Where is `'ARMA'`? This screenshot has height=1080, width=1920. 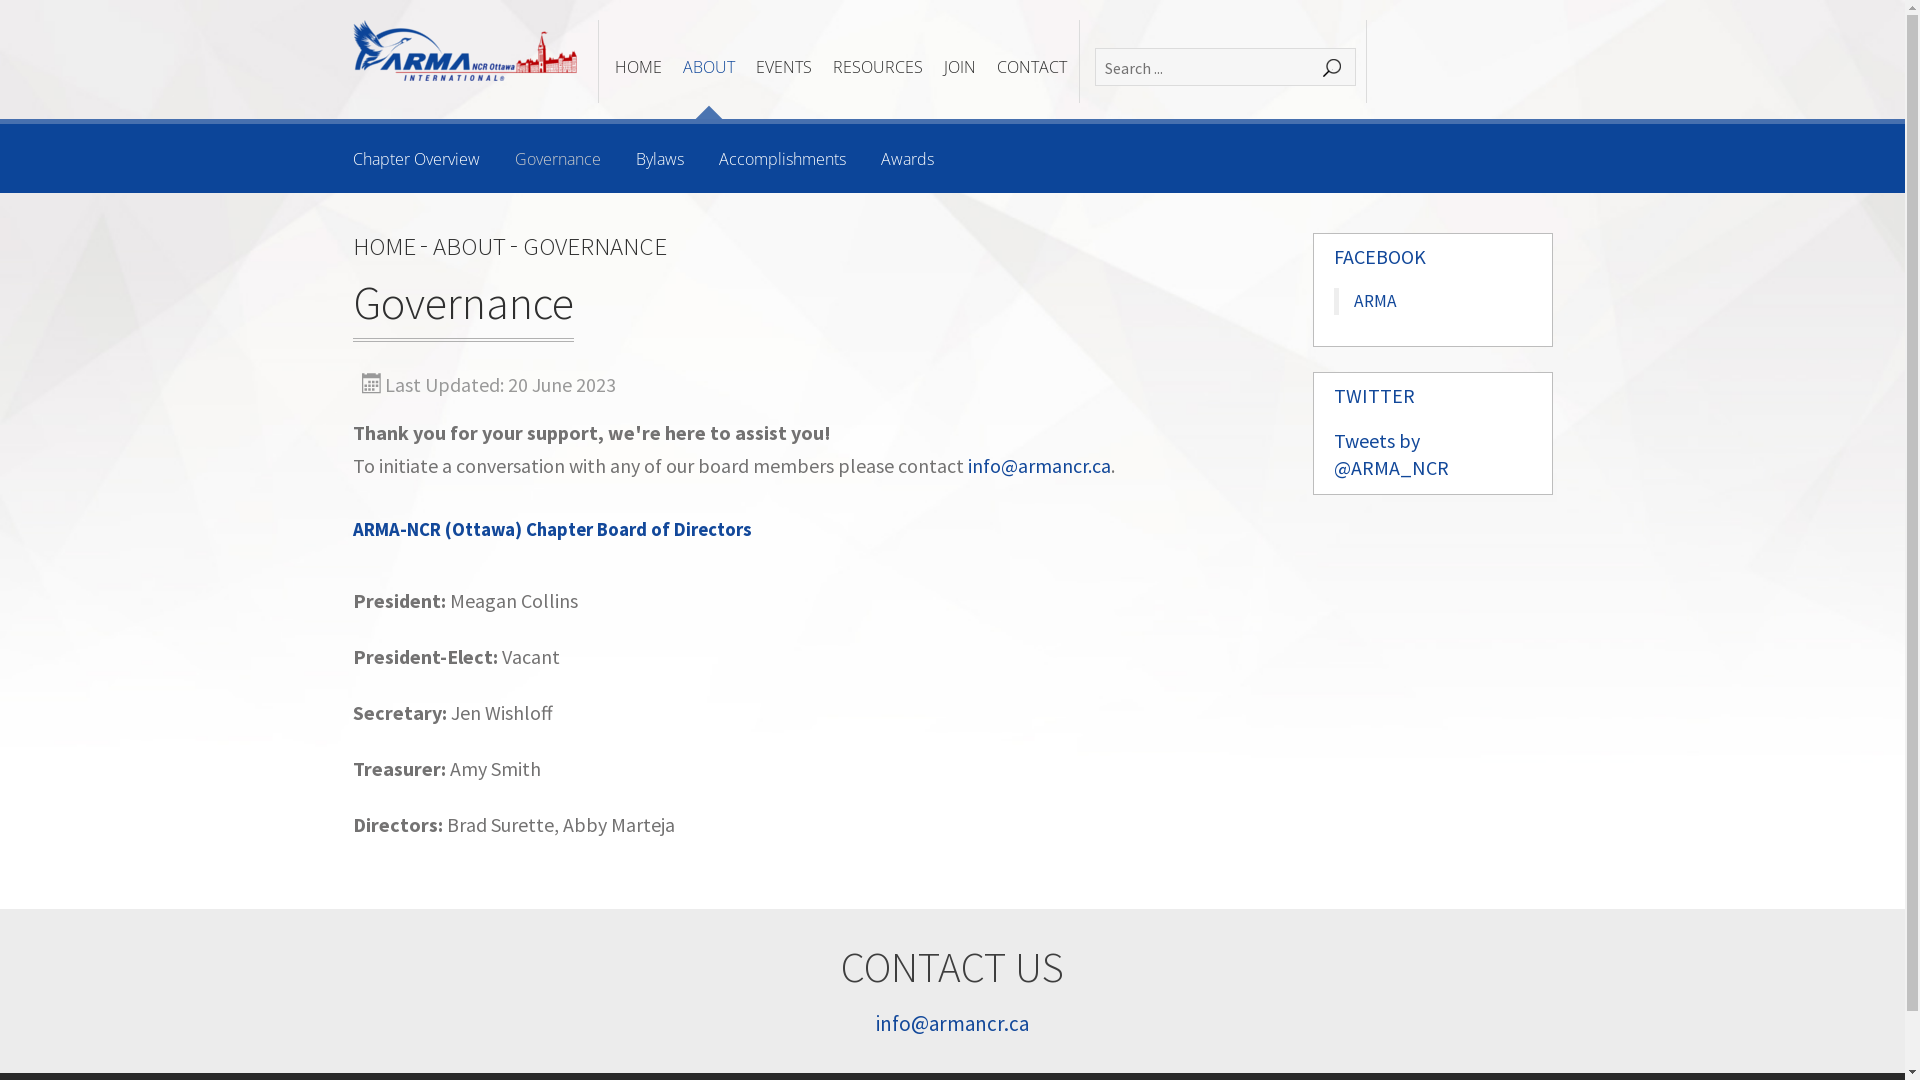
'ARMA' is located at coordinates (1374, 300).